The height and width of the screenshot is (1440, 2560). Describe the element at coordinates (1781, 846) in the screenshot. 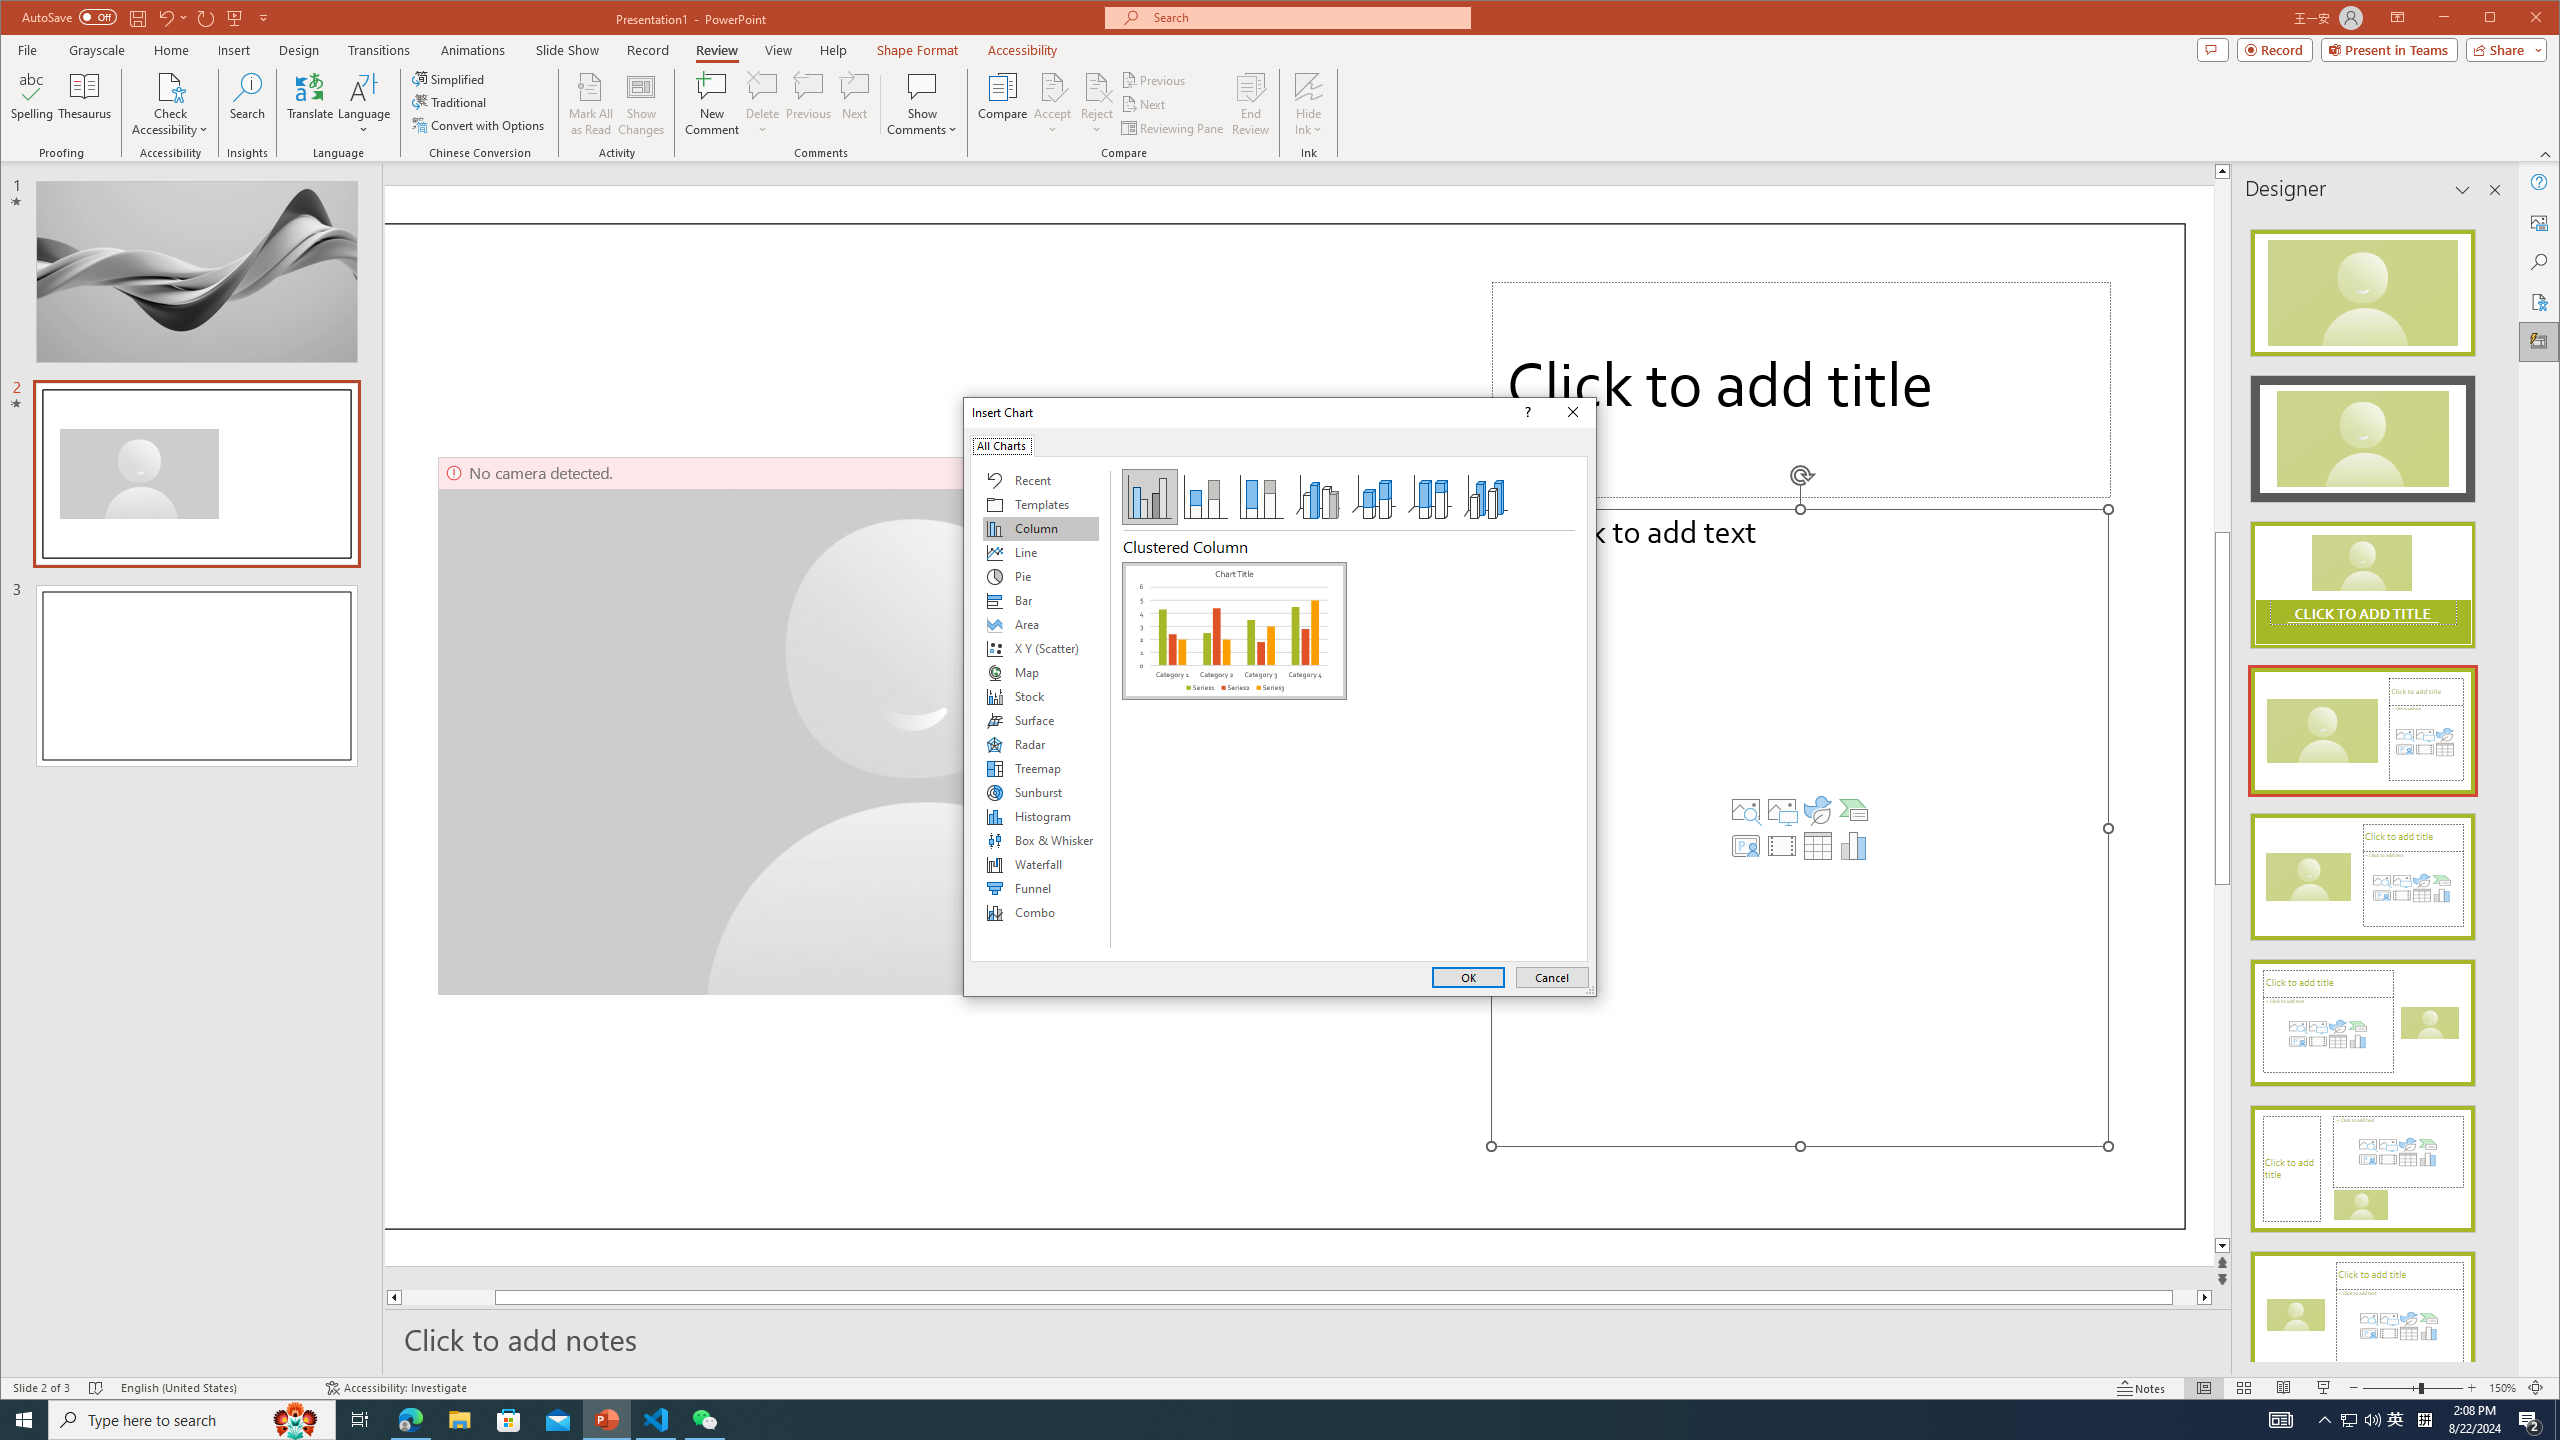

I see `'Insert Video'` at that location.